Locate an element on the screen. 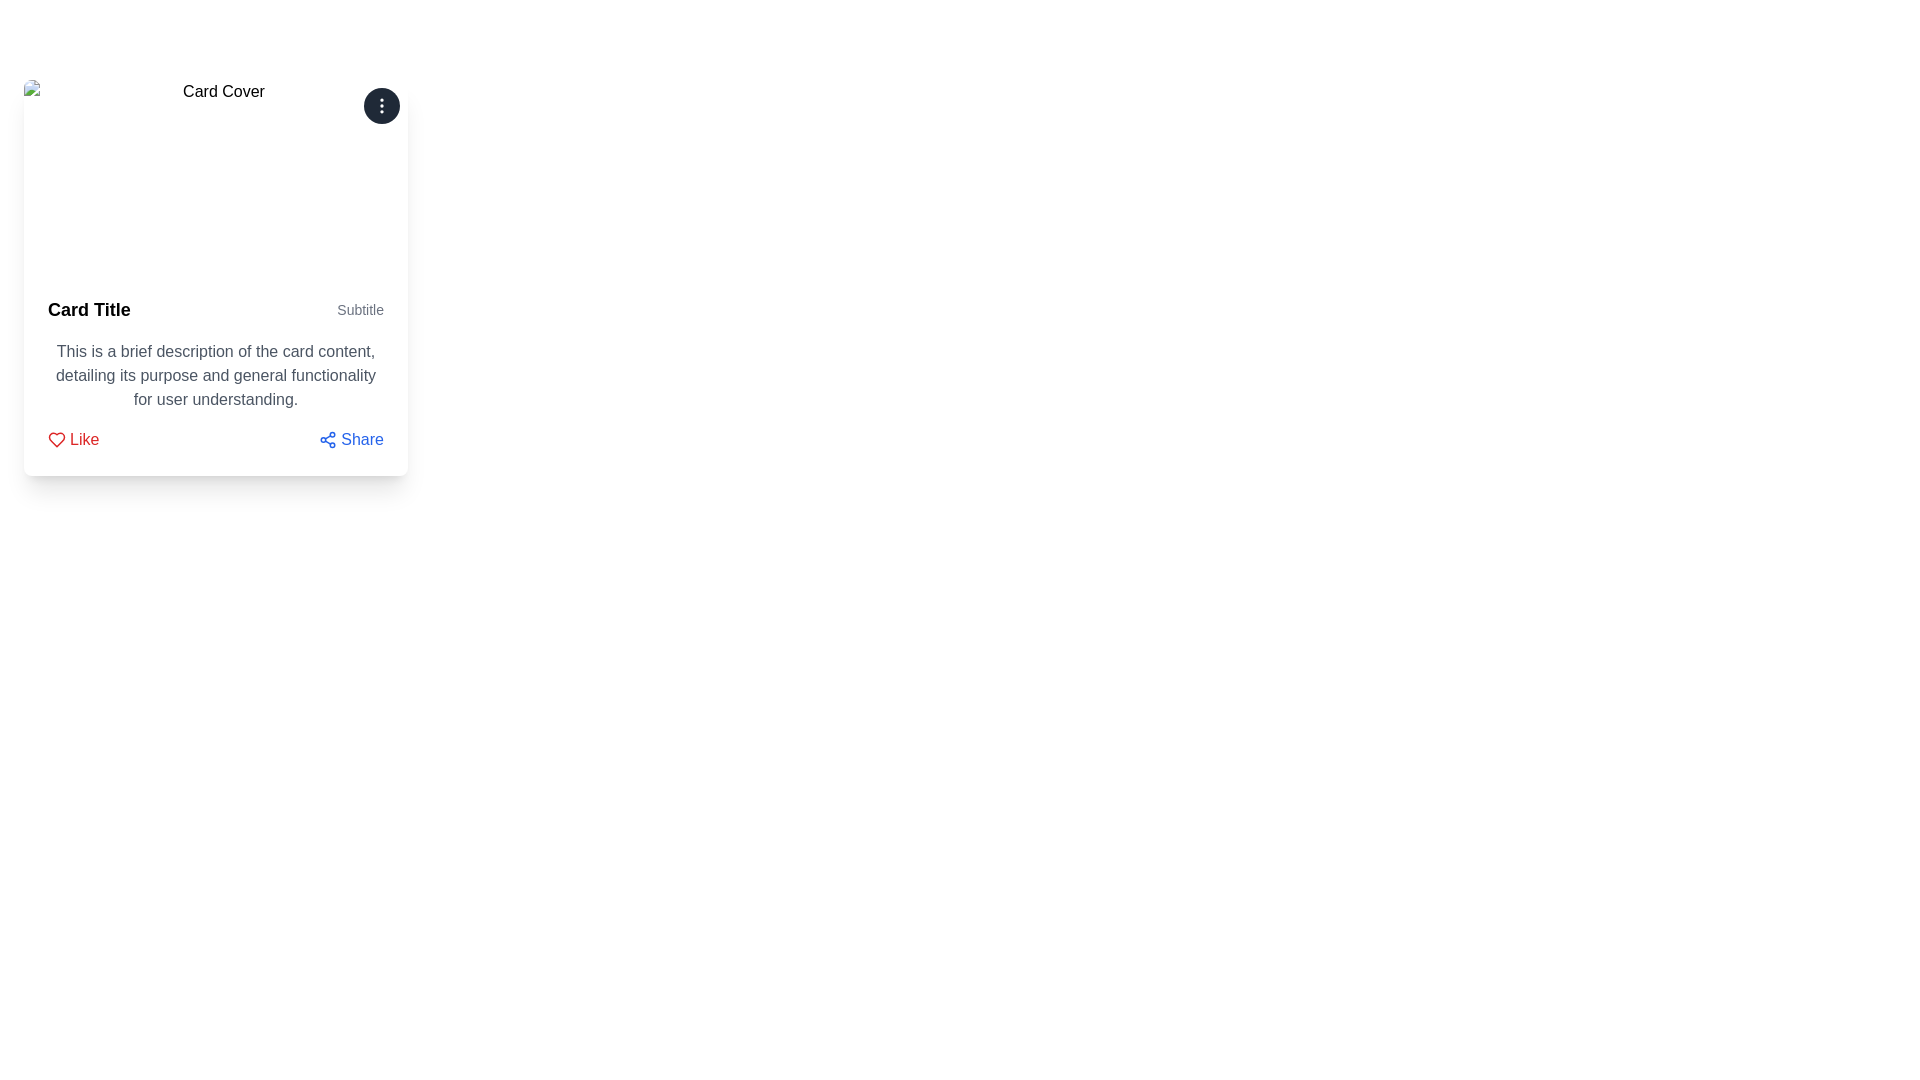  the blue text label reading 'Share' located in the lower right corner of the card-like interface, adjacent to the share icon is located at coordinates (362, 438).